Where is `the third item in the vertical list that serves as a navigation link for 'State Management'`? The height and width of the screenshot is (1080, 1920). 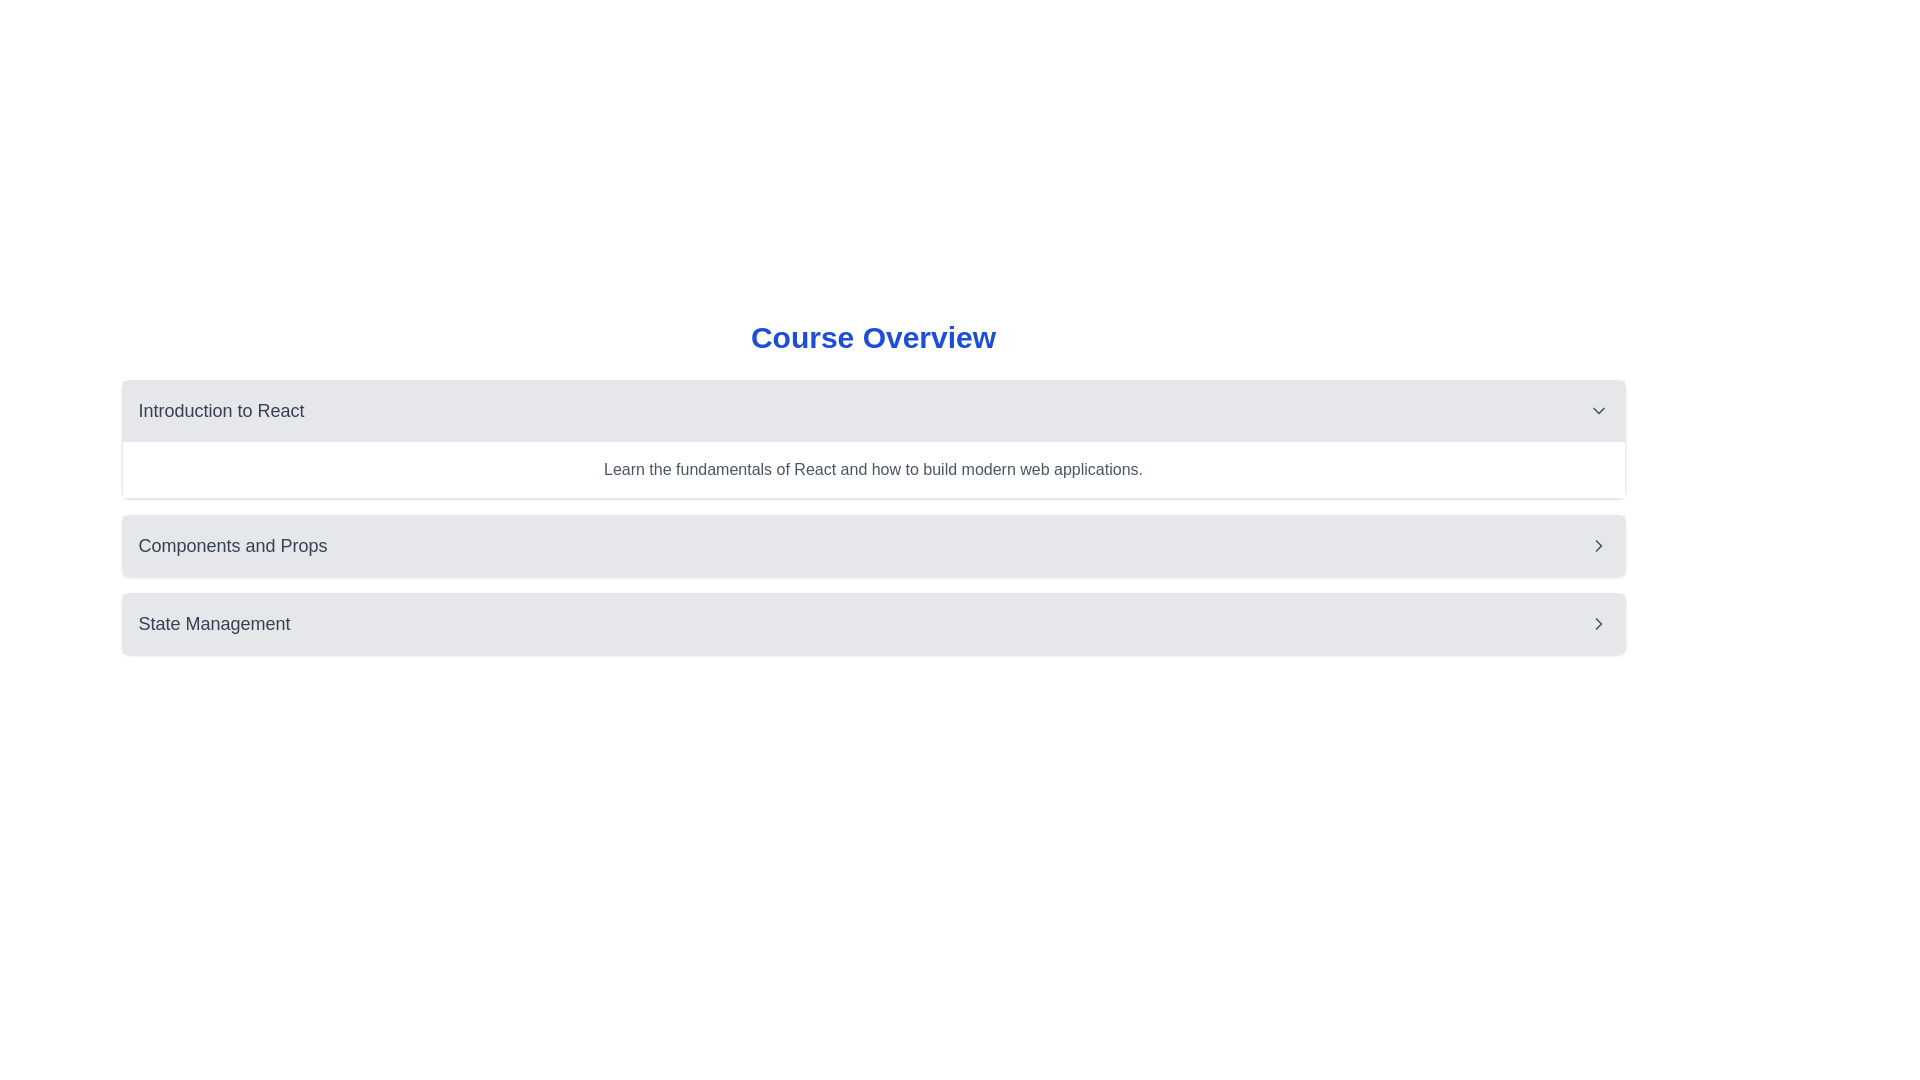 the third item in the vertical list that serves as a navigation link for 'State Management' is located at coordinates (873, 623).